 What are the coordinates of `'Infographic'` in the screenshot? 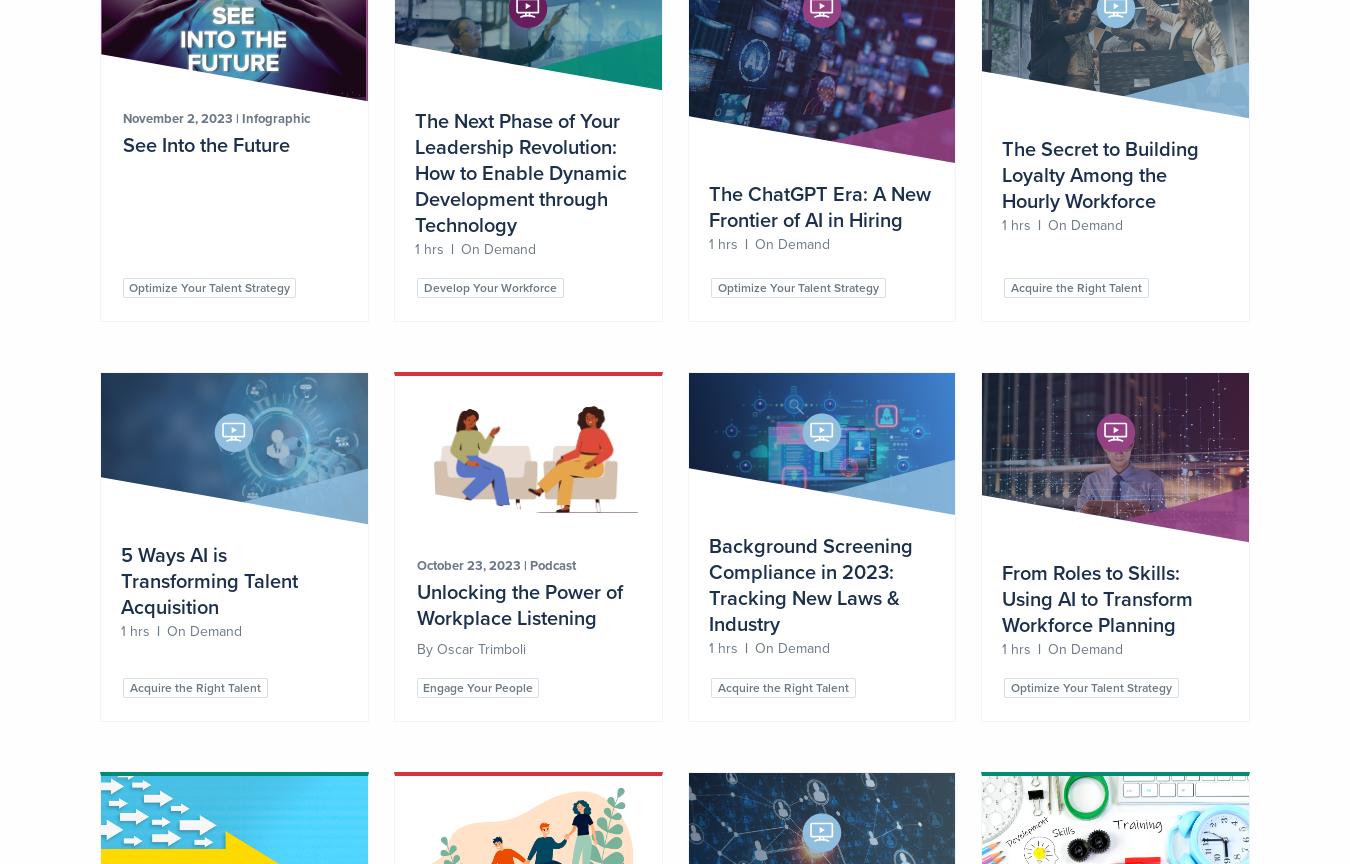 It's located at (241, 117).